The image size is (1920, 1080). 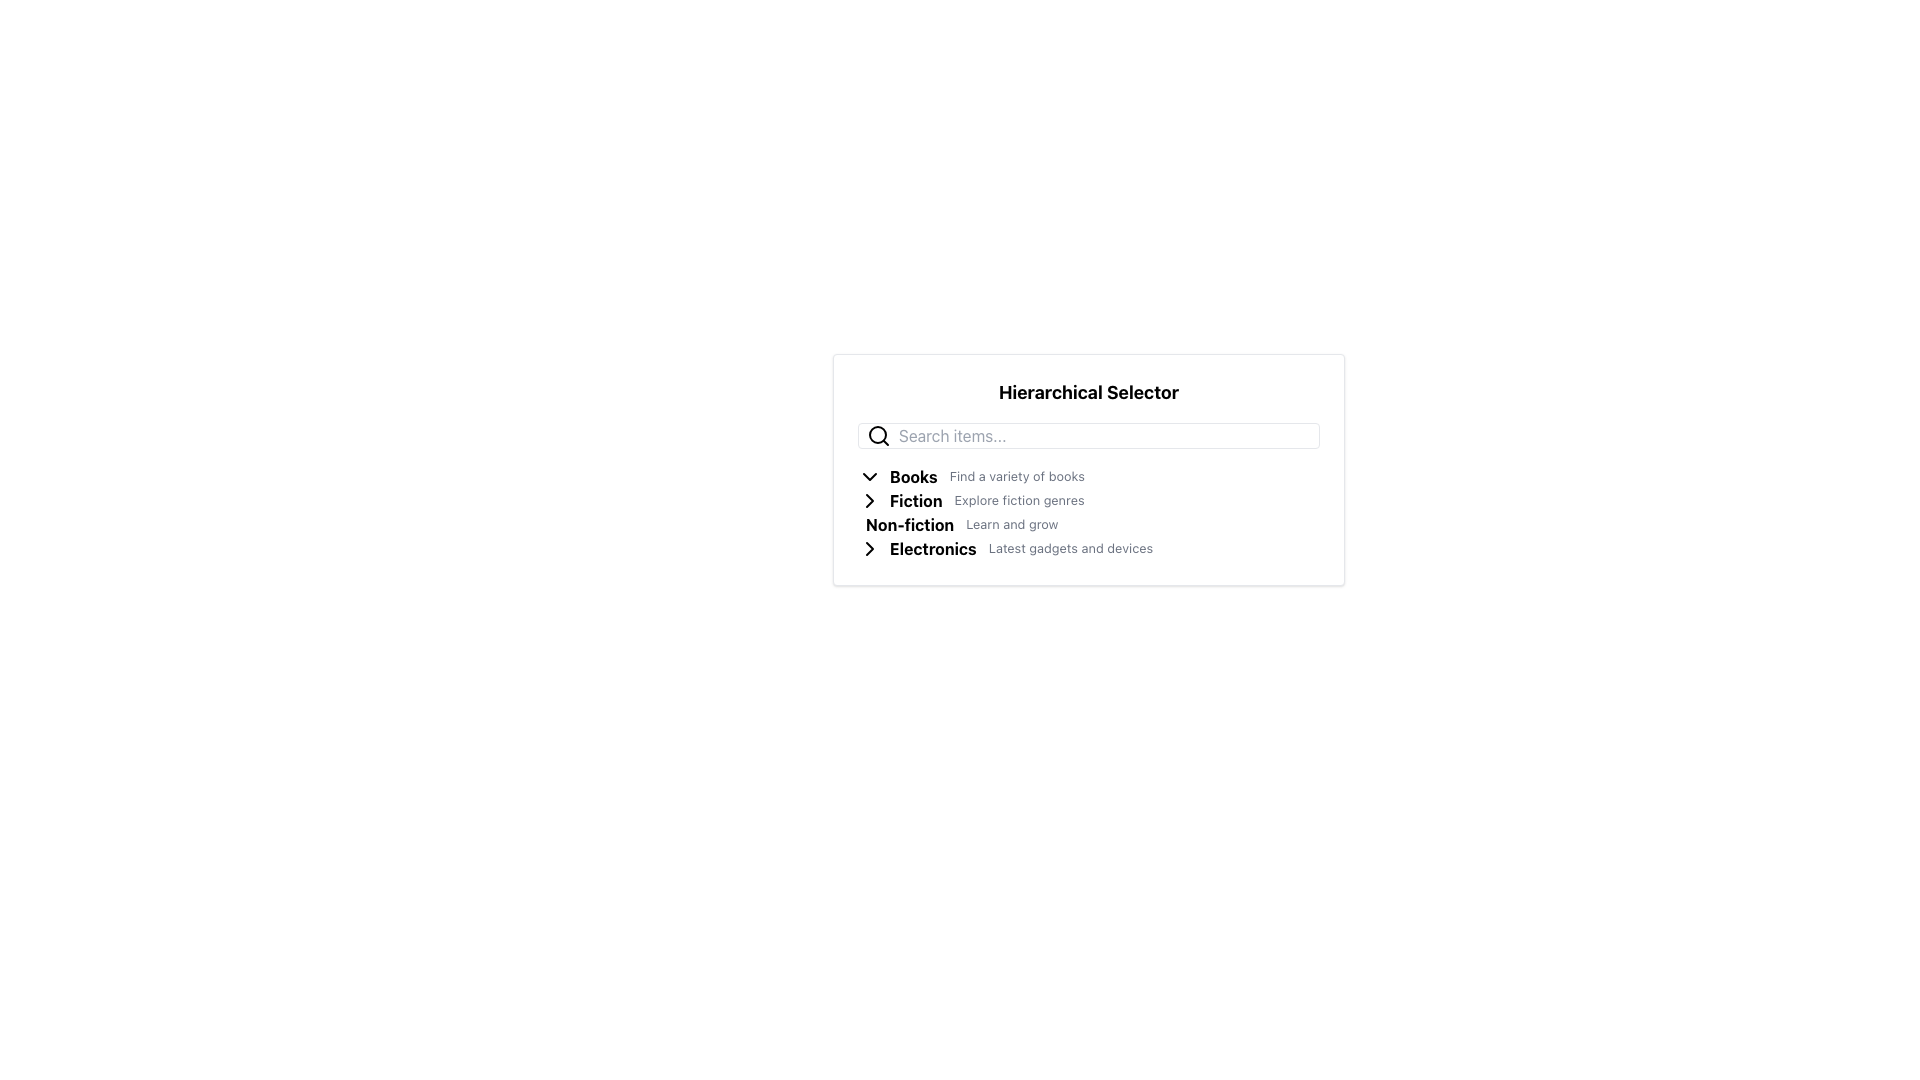 What do you see at coordinates (873, 548) in the screenshot?
I see `the rightward-facing chevron arrow icon` at bounding box center [873, 548].